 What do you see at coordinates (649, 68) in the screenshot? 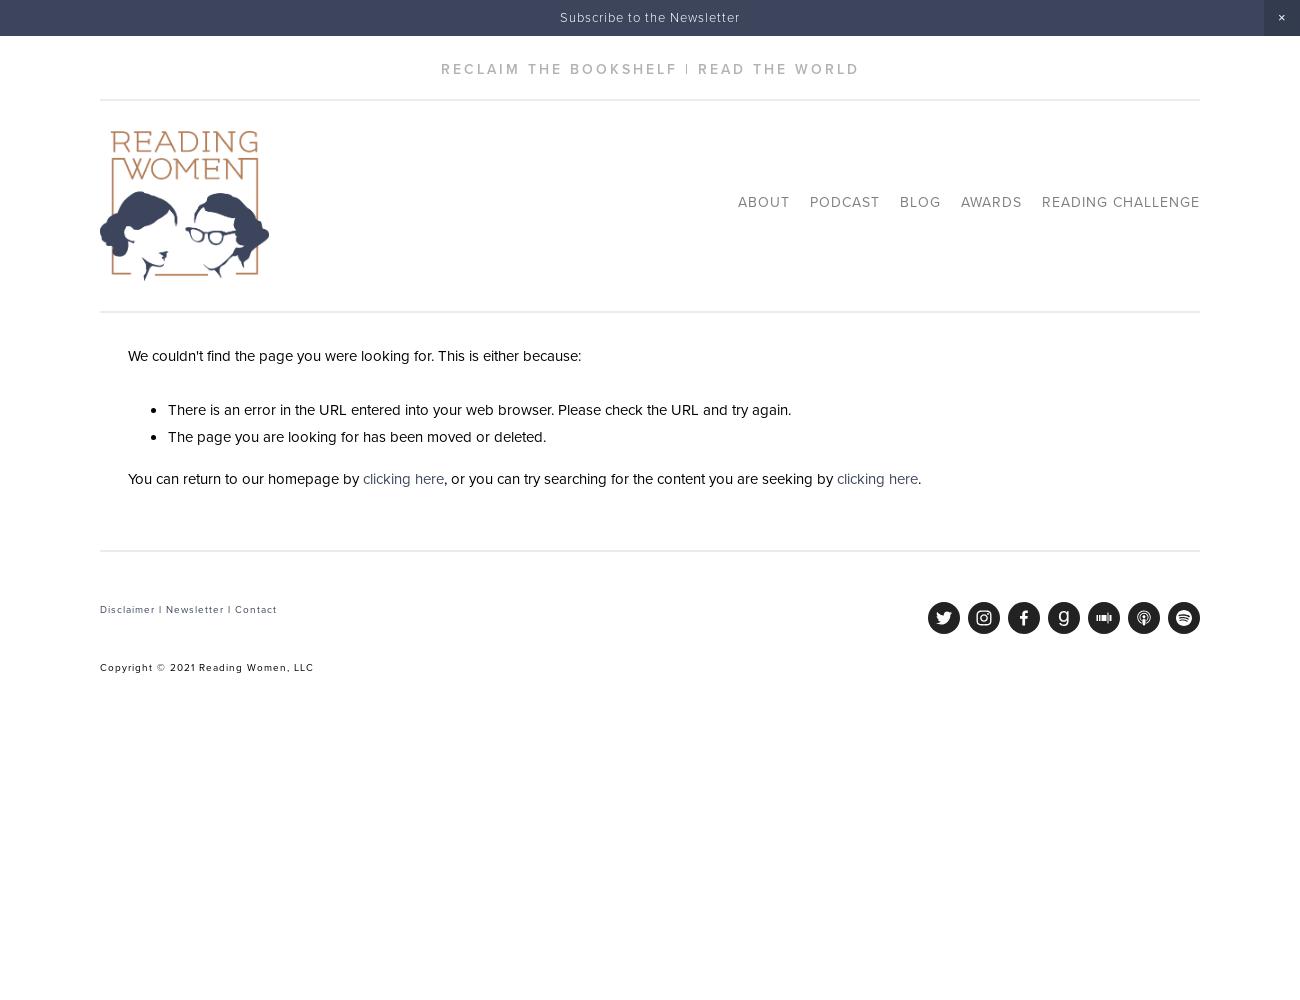
I see `'Reclaim the Bookshelf | read the world'` at bounding box center [649, 68].